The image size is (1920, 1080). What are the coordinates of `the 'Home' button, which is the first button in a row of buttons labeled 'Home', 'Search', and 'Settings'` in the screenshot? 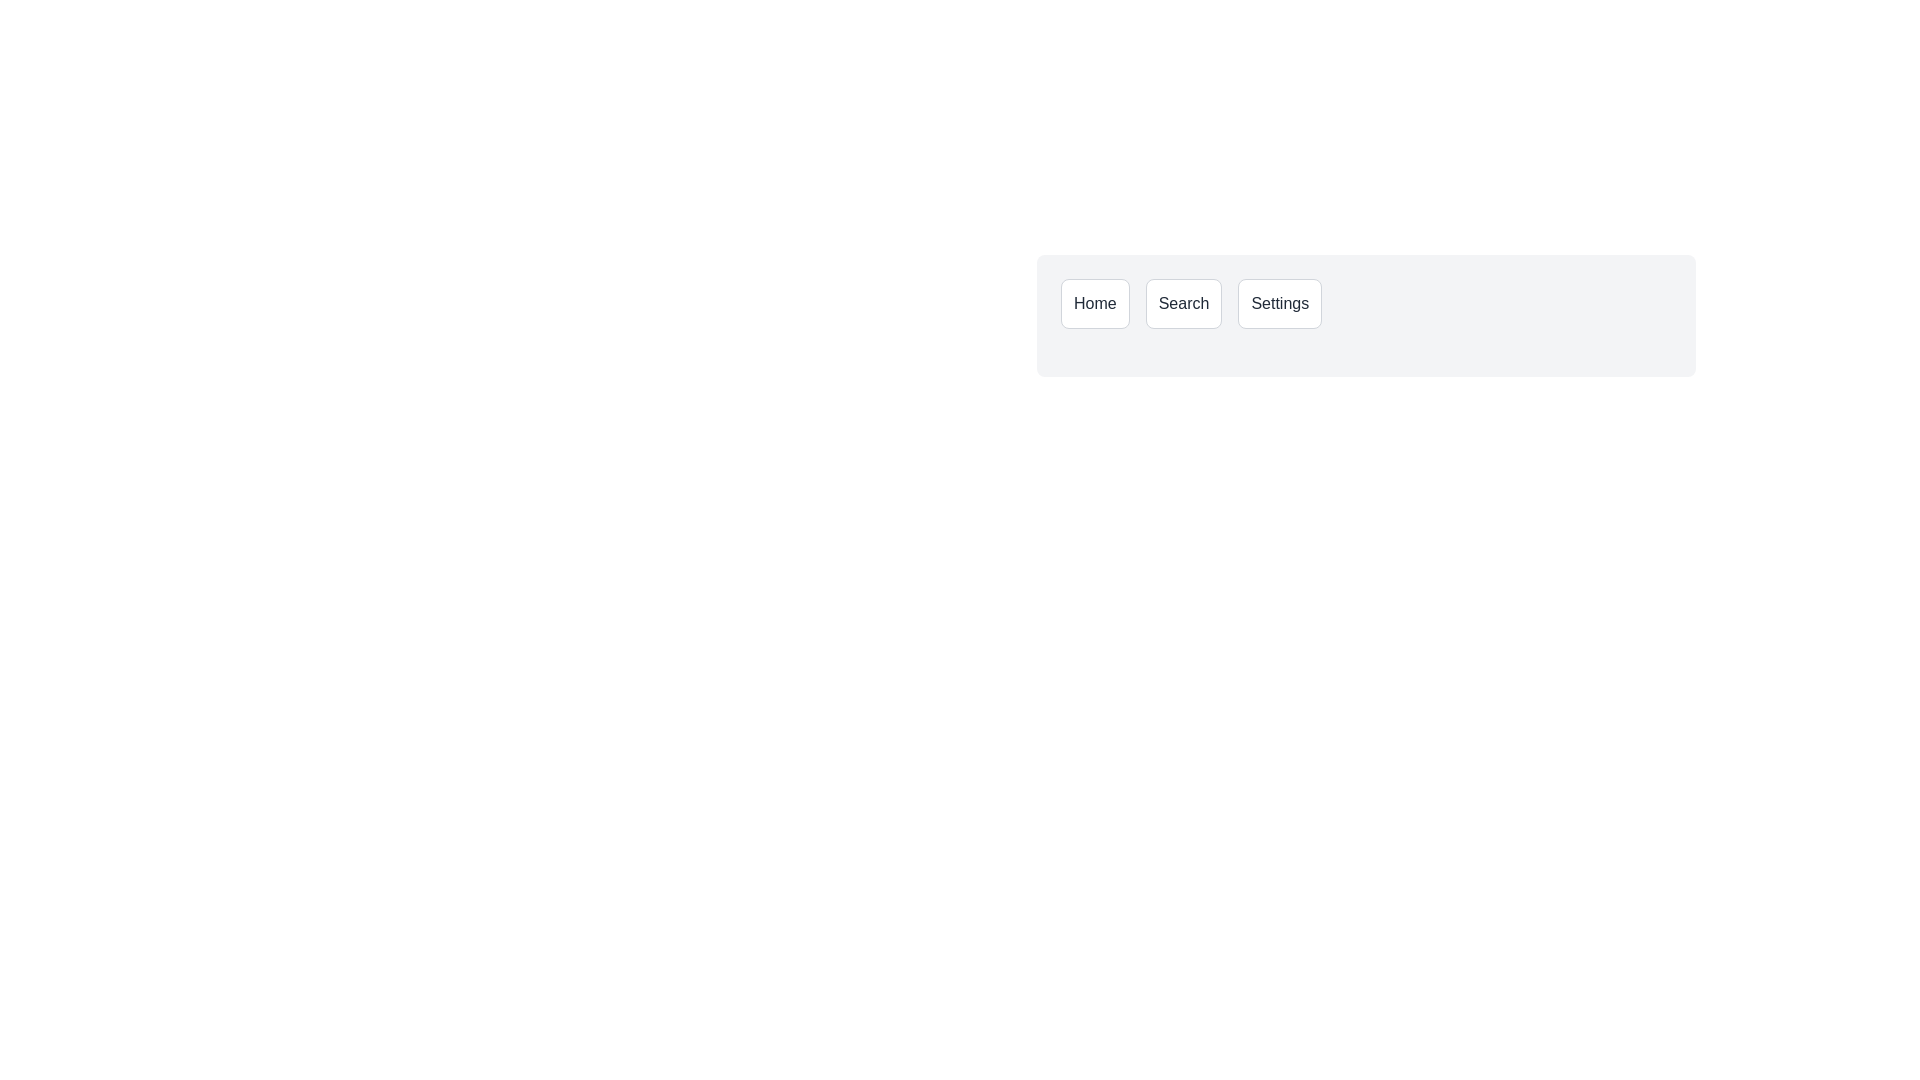 It's located at (1094, 304).